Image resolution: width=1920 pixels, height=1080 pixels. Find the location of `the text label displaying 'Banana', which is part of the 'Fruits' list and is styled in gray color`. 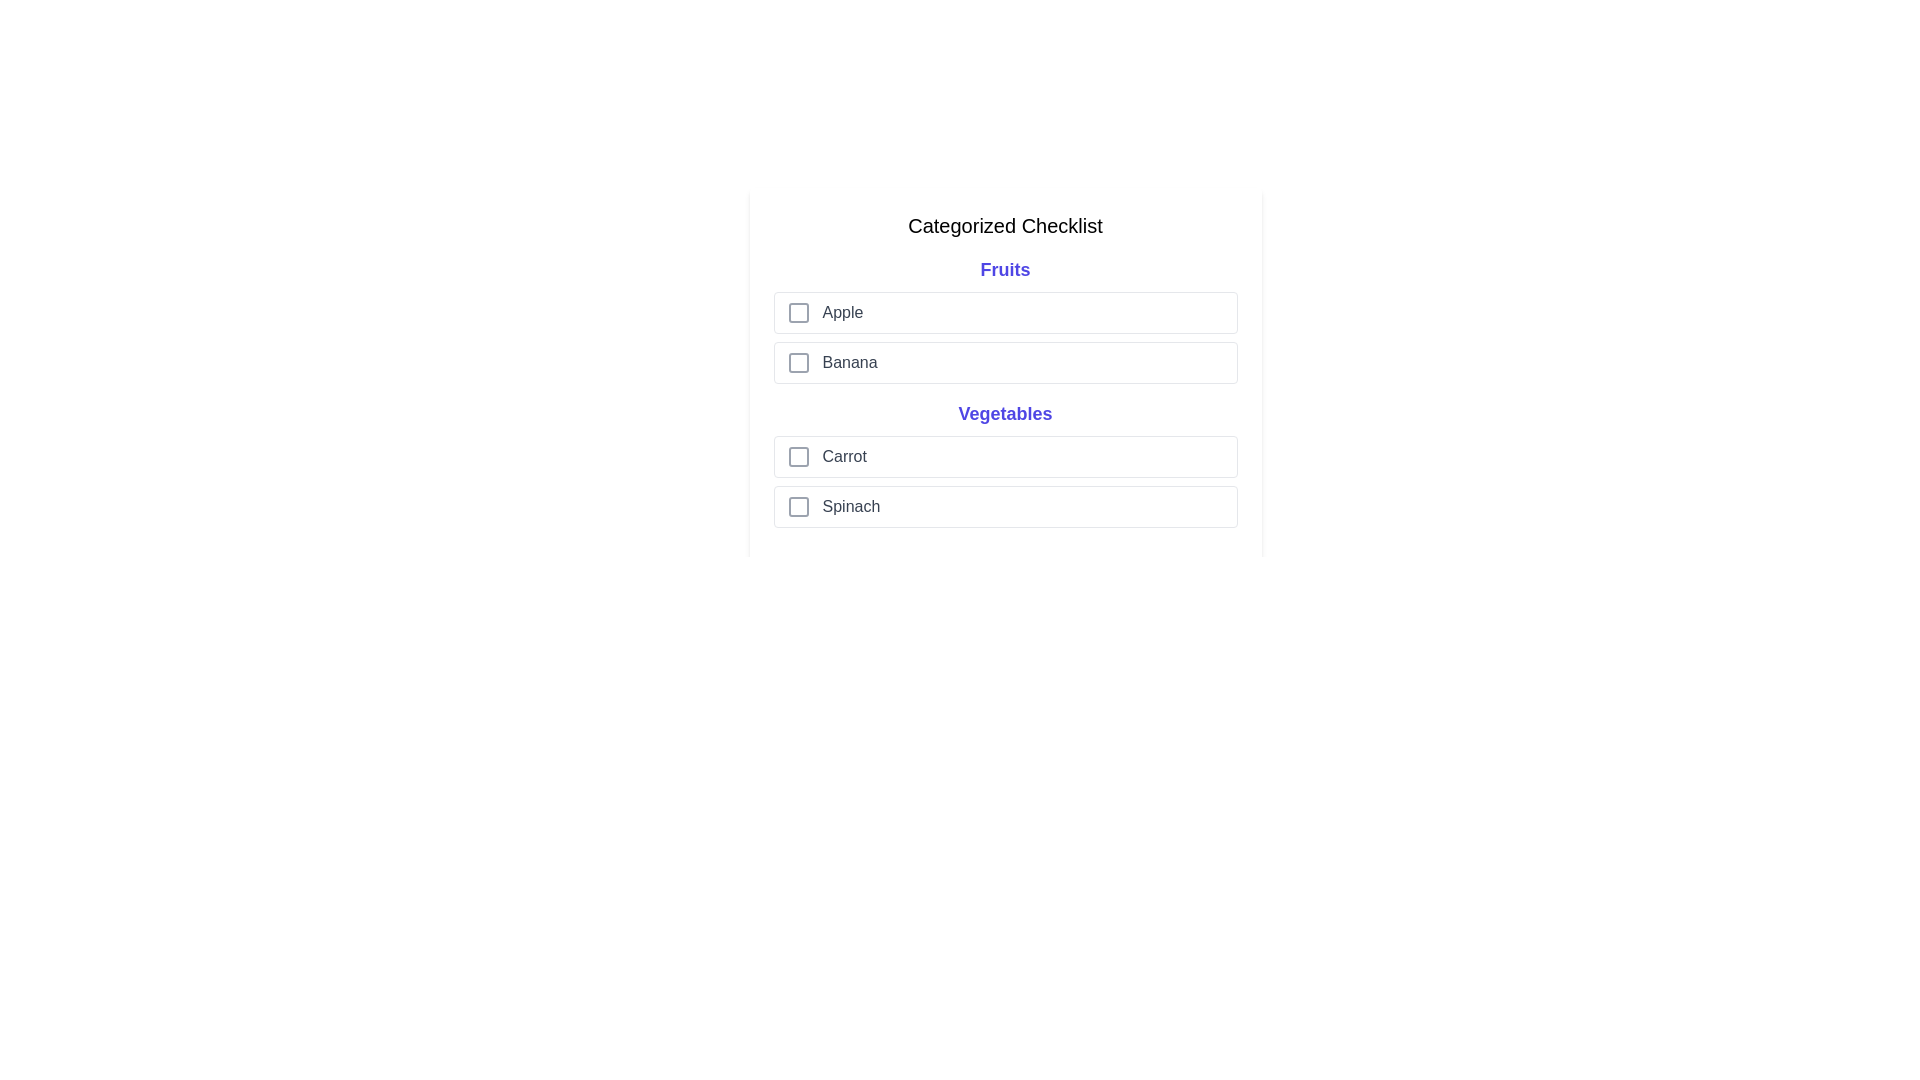

the text label displaying 'Banana', which is part of the 'Fruits' list and is styled in gray color is located at coordinates (850, 362).